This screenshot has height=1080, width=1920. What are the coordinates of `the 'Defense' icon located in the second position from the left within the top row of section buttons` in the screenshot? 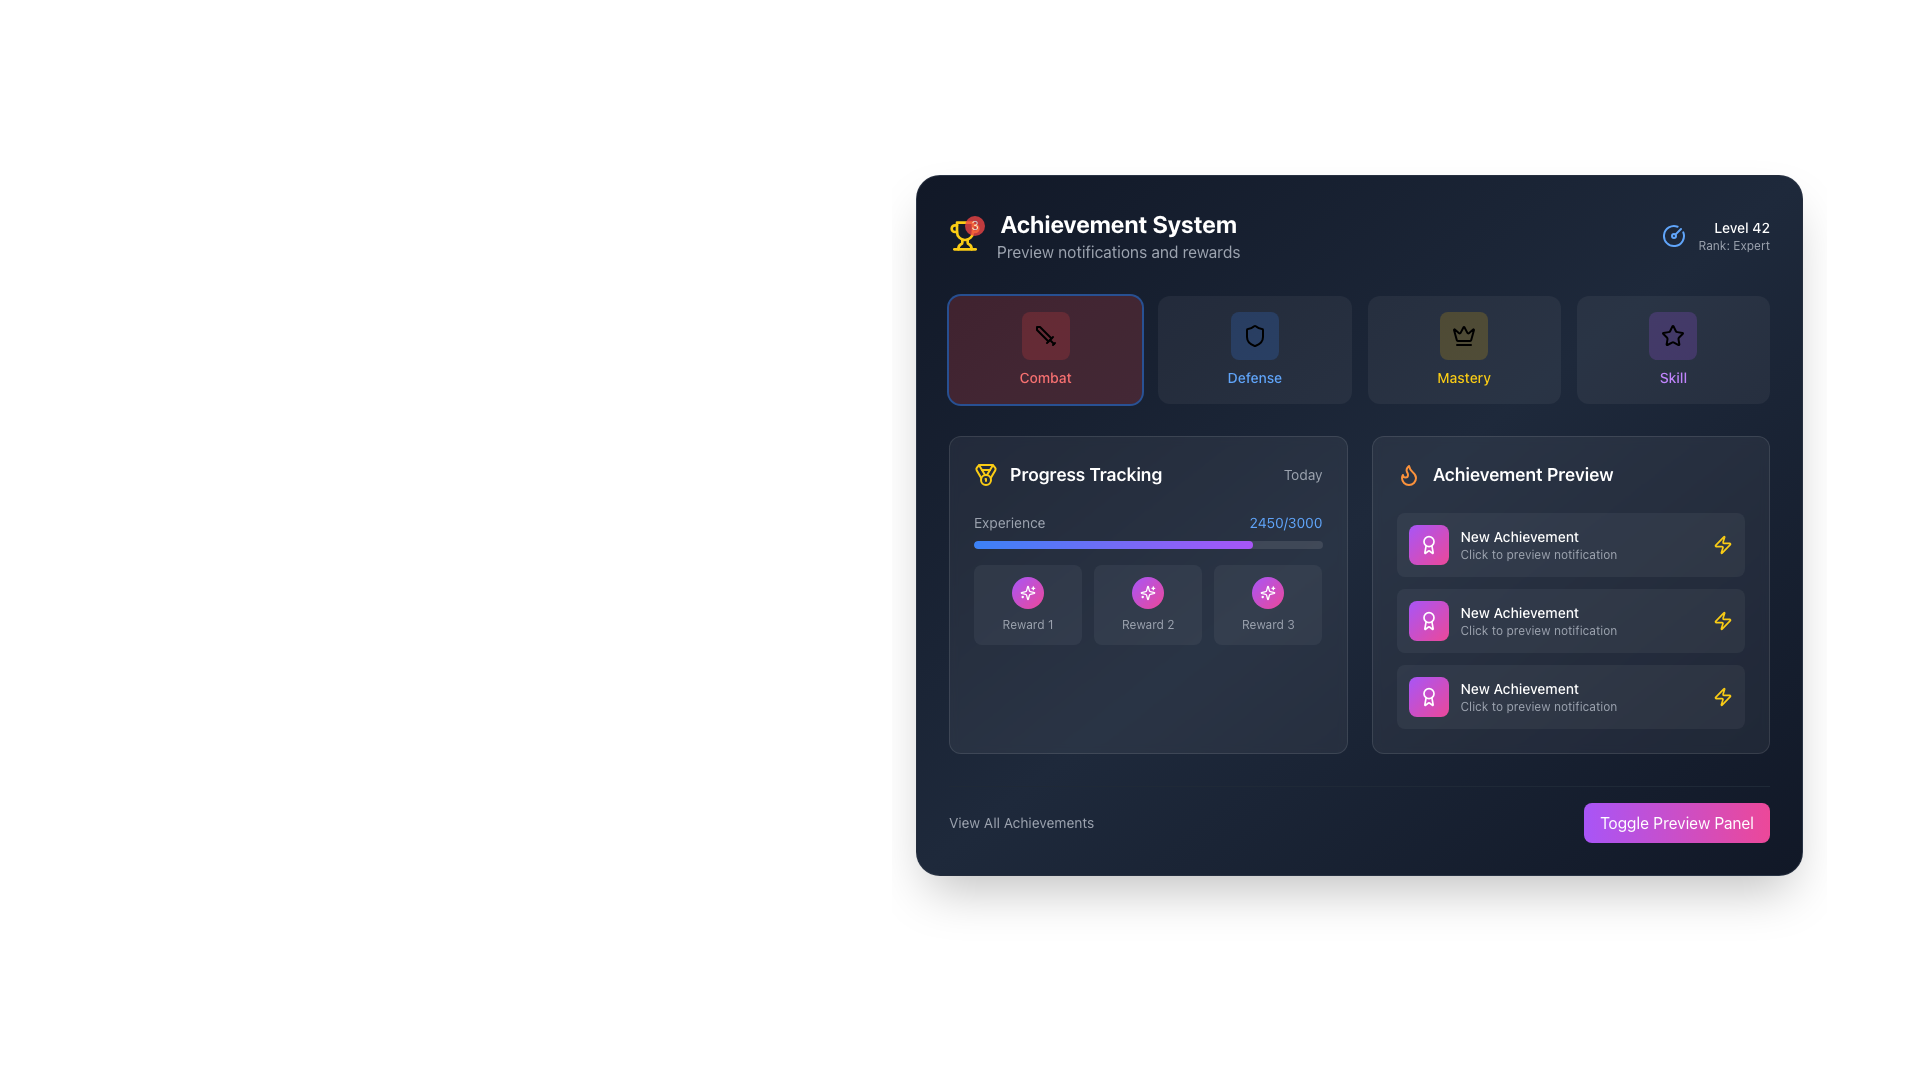 It's located at (1253, 334).